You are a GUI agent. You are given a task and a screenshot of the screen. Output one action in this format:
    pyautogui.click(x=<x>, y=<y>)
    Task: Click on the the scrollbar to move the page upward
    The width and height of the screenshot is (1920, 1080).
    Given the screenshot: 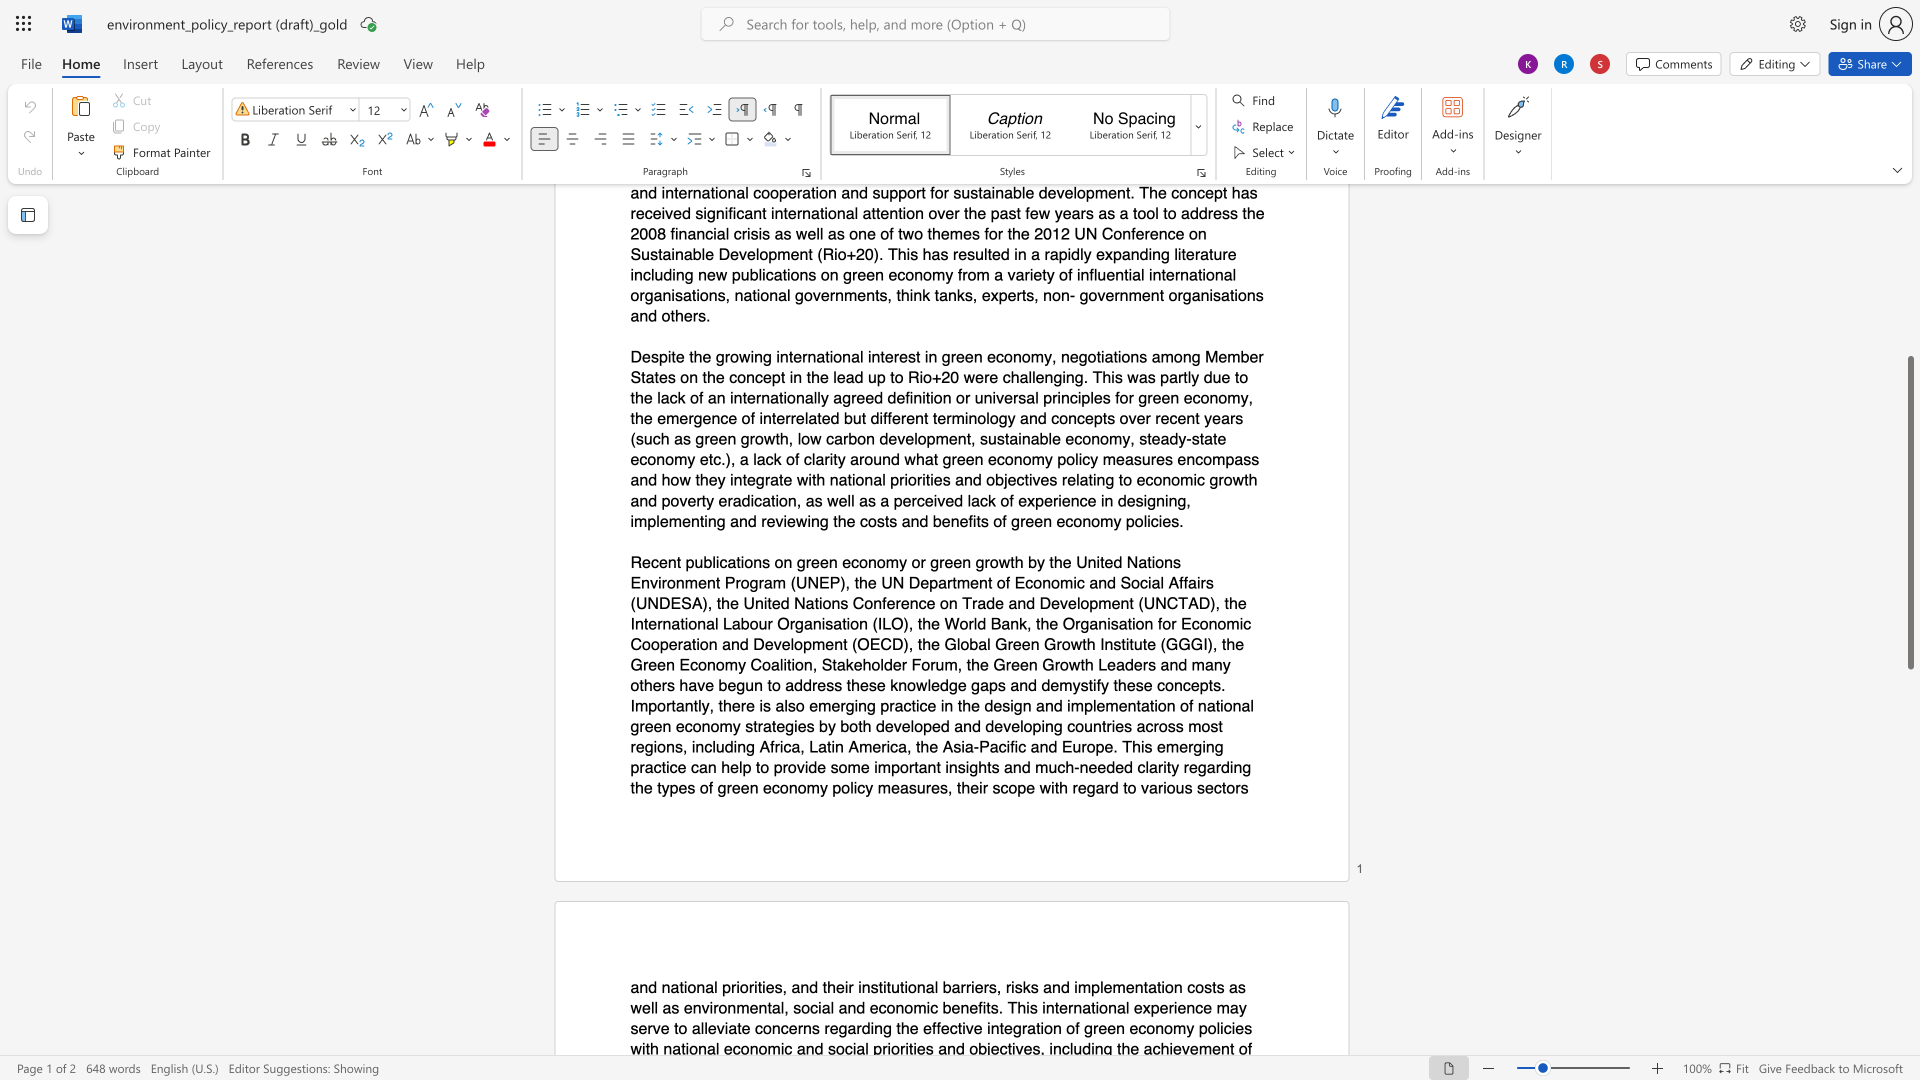 What is the action you would take?
    pyautogui.click(x=1909, y=309)
    